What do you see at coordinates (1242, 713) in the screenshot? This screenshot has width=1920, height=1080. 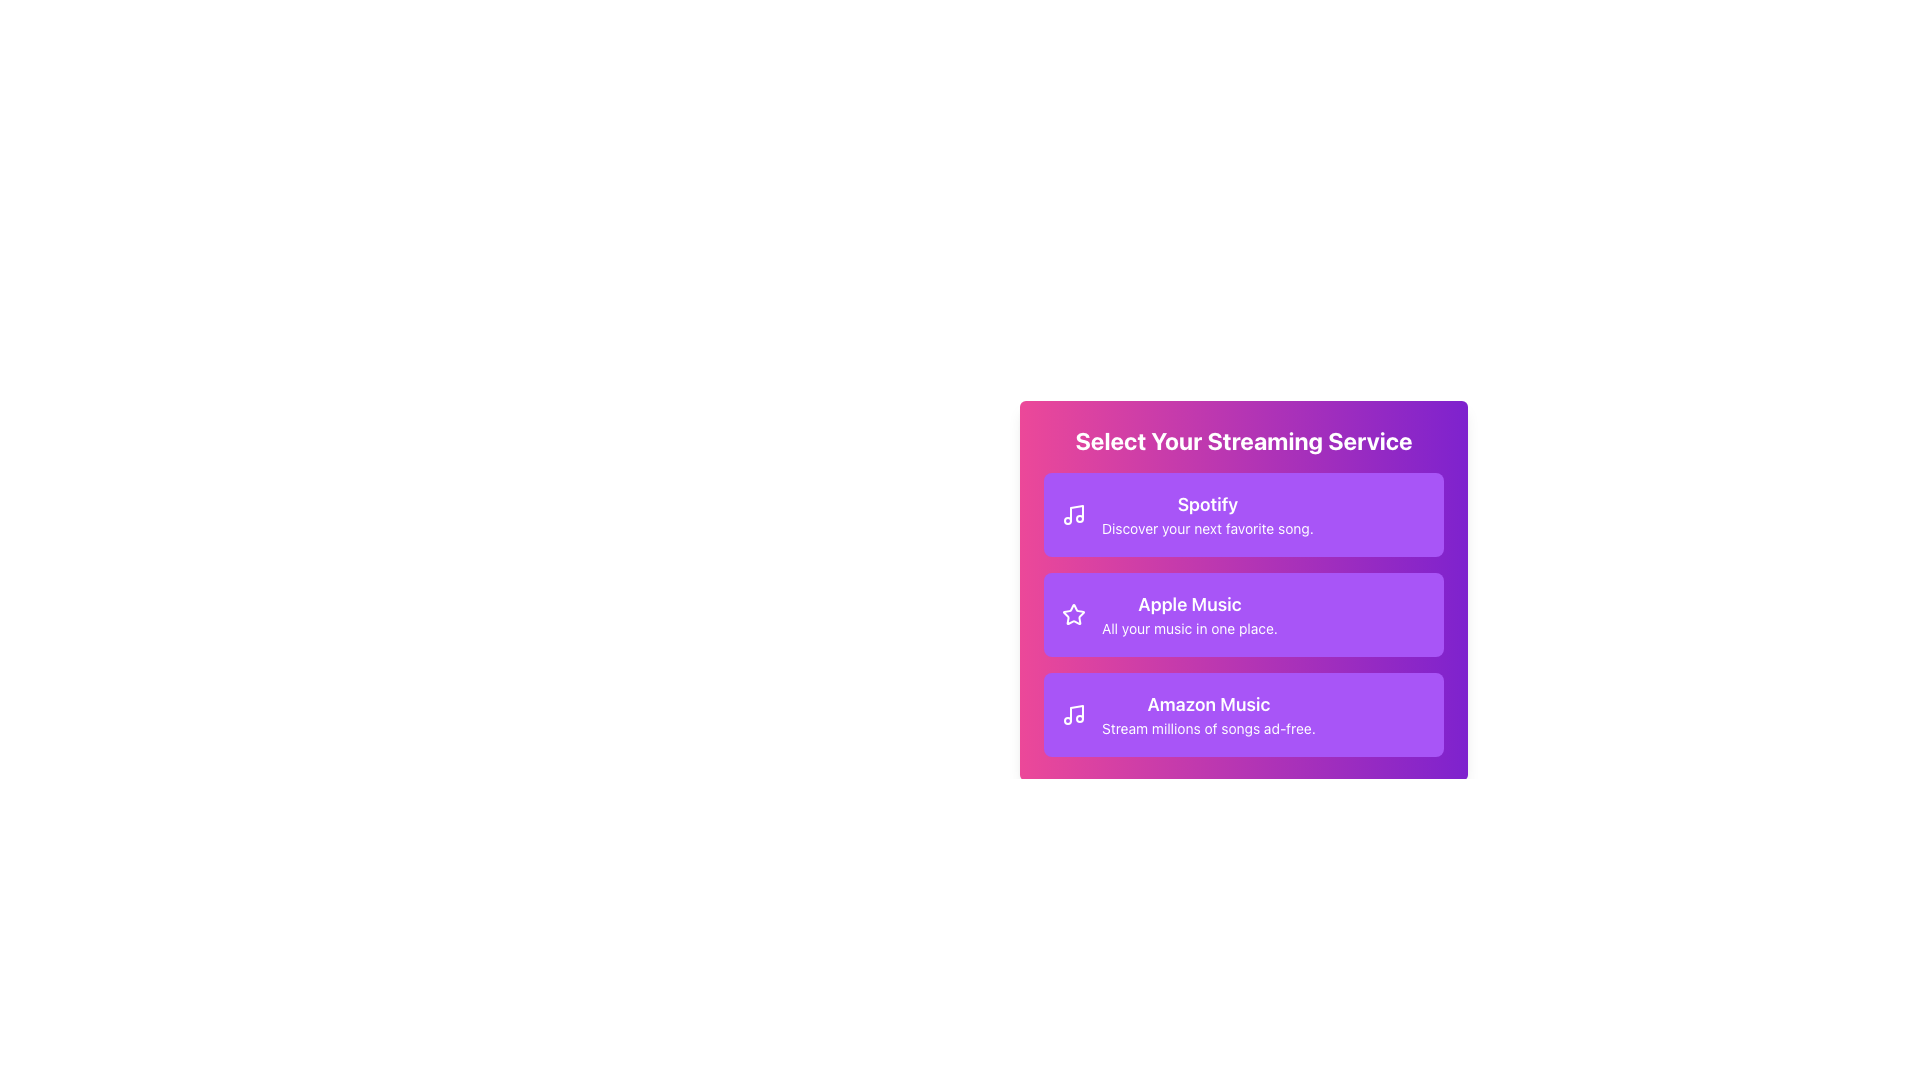 I see `the 'Amazon Music' interactive button with a purple background and white text` at bounding box center [1242, 713].